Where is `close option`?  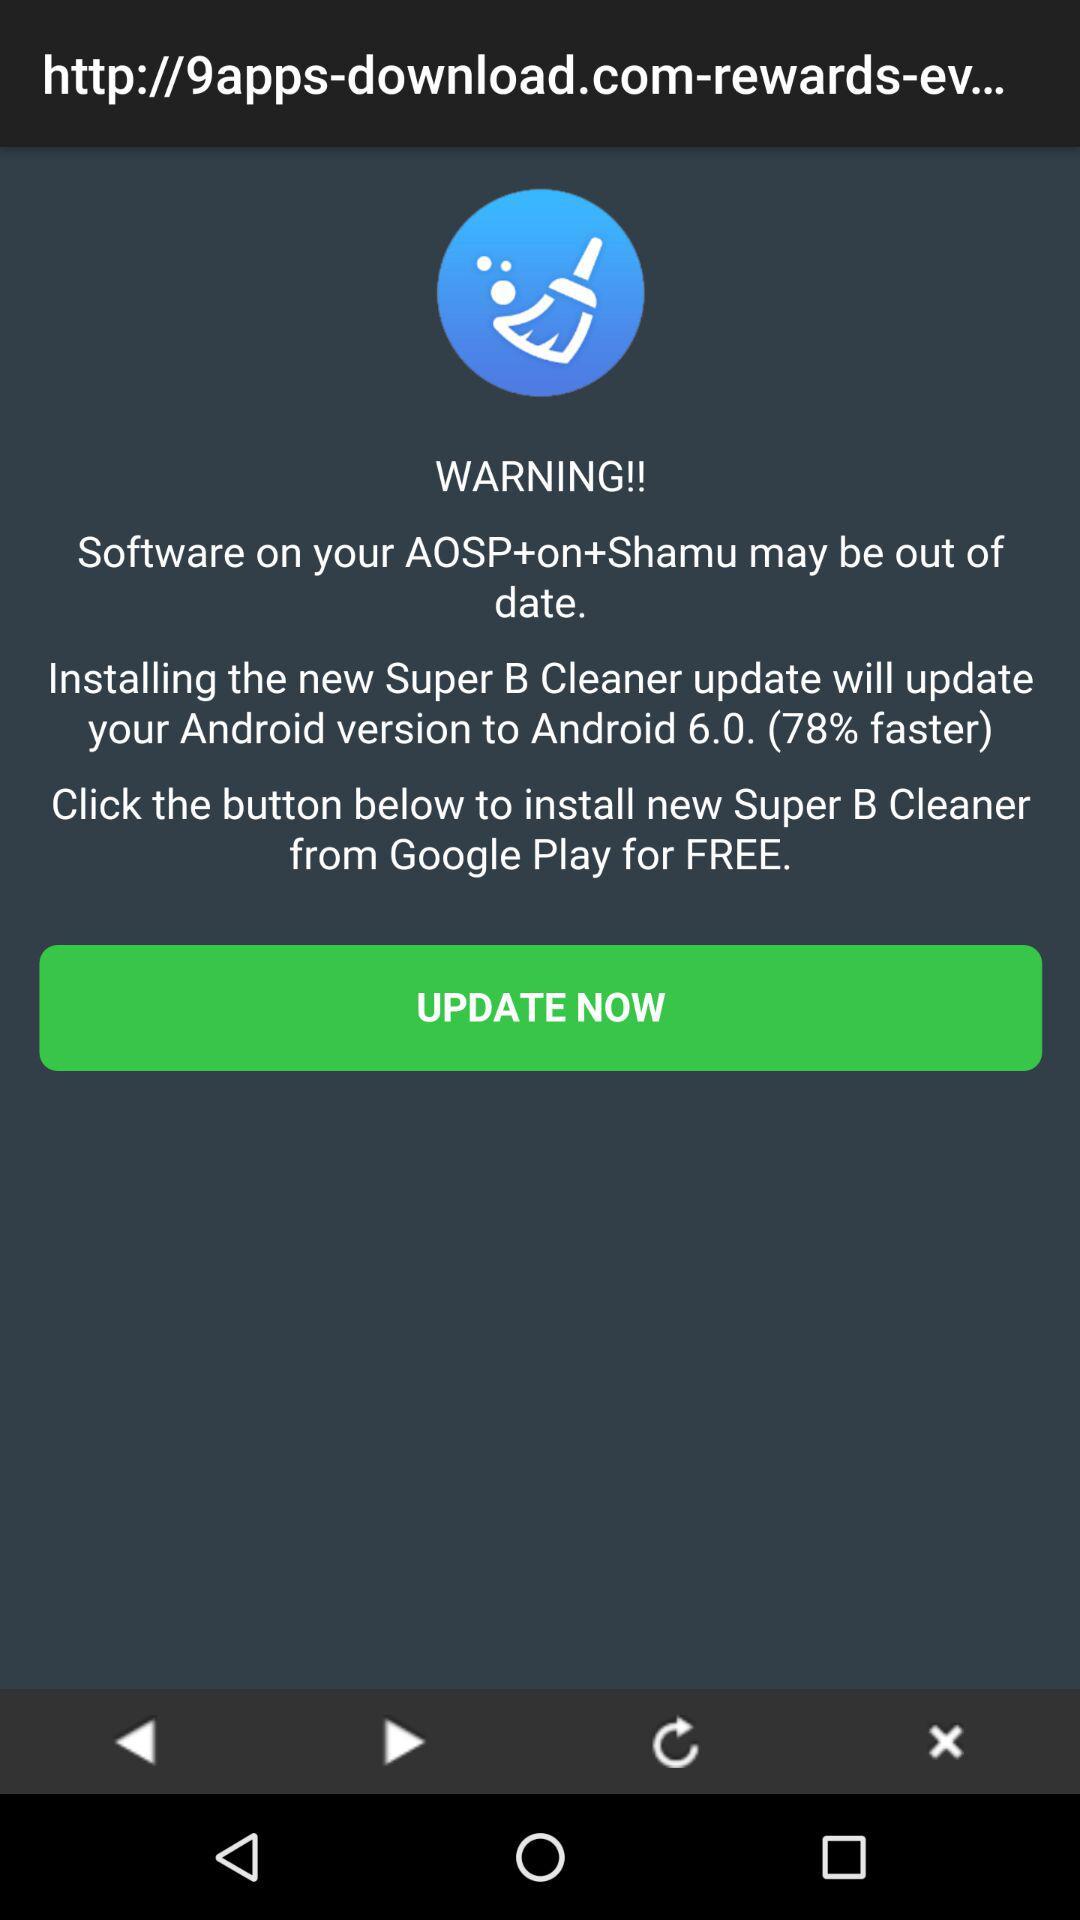
close option is located at coordinates (945, 1740).